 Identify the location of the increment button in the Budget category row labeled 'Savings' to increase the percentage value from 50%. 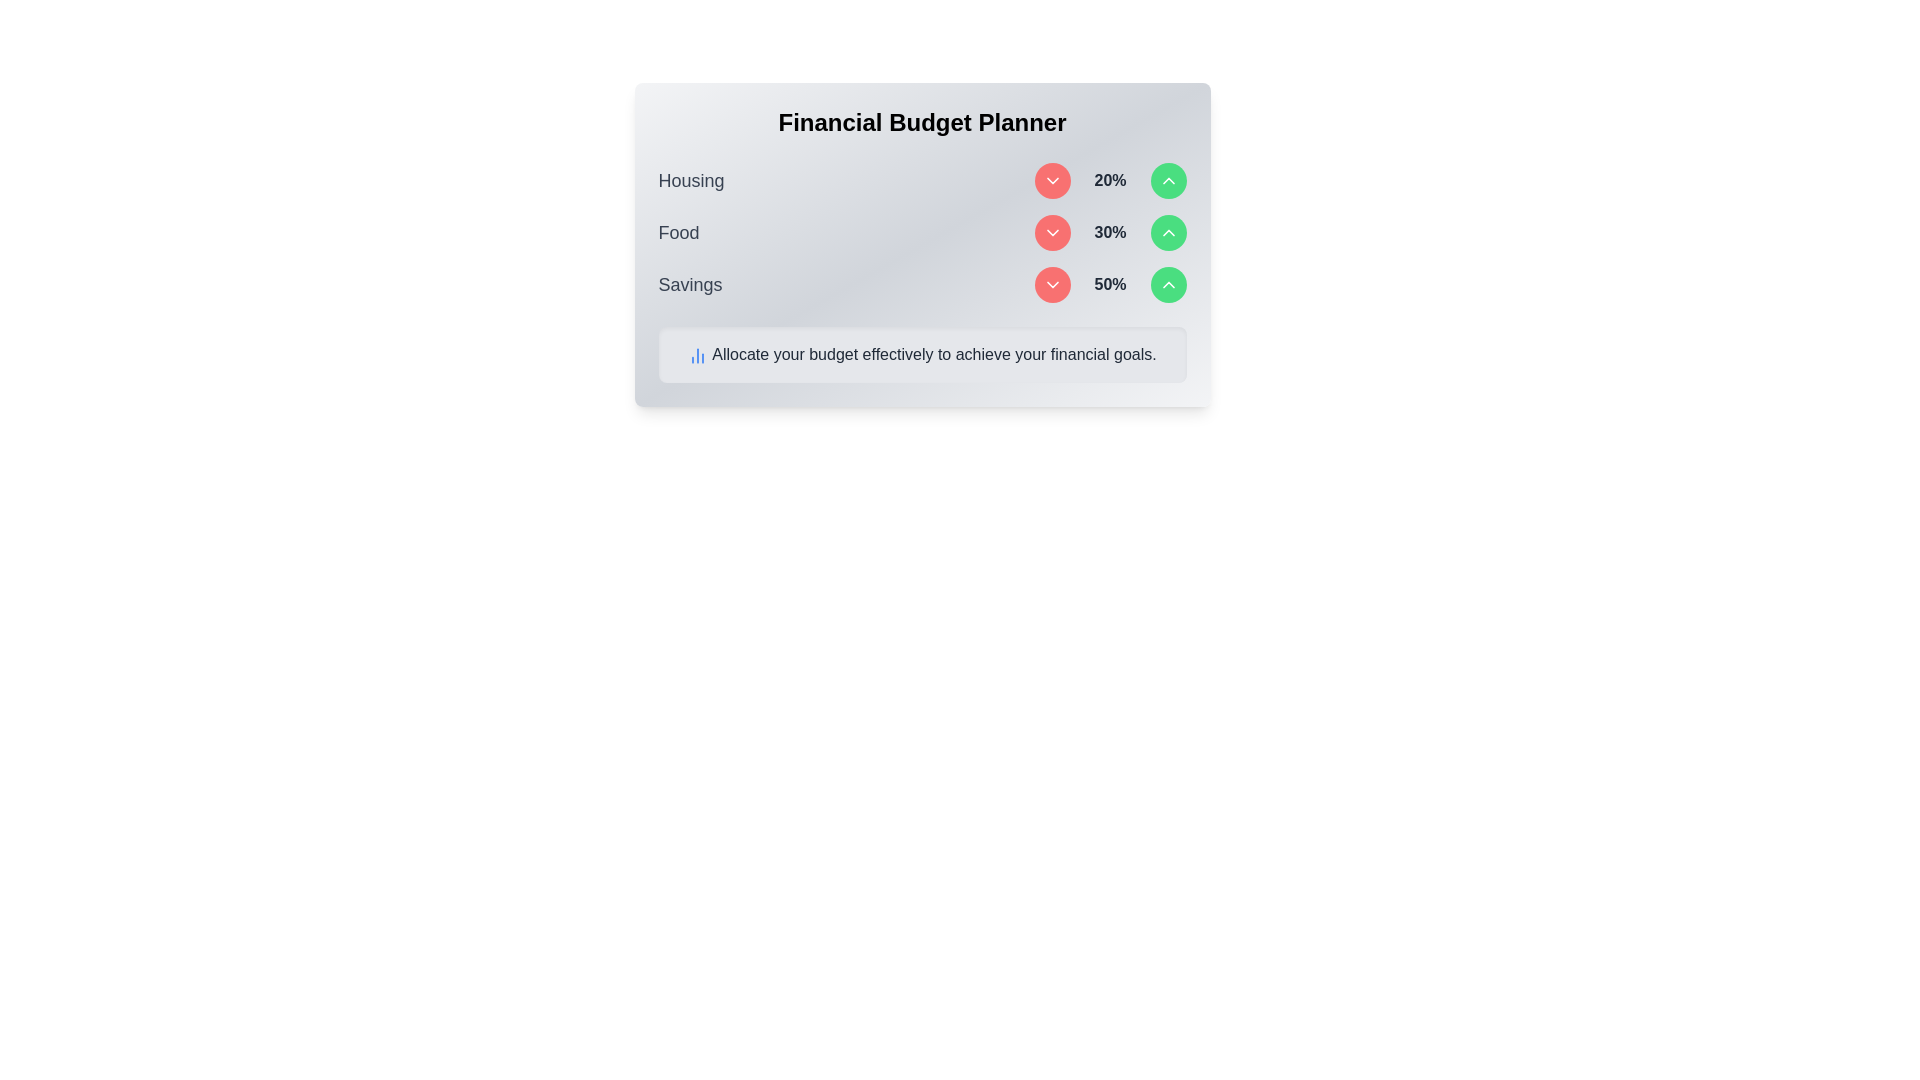
(921, 285).